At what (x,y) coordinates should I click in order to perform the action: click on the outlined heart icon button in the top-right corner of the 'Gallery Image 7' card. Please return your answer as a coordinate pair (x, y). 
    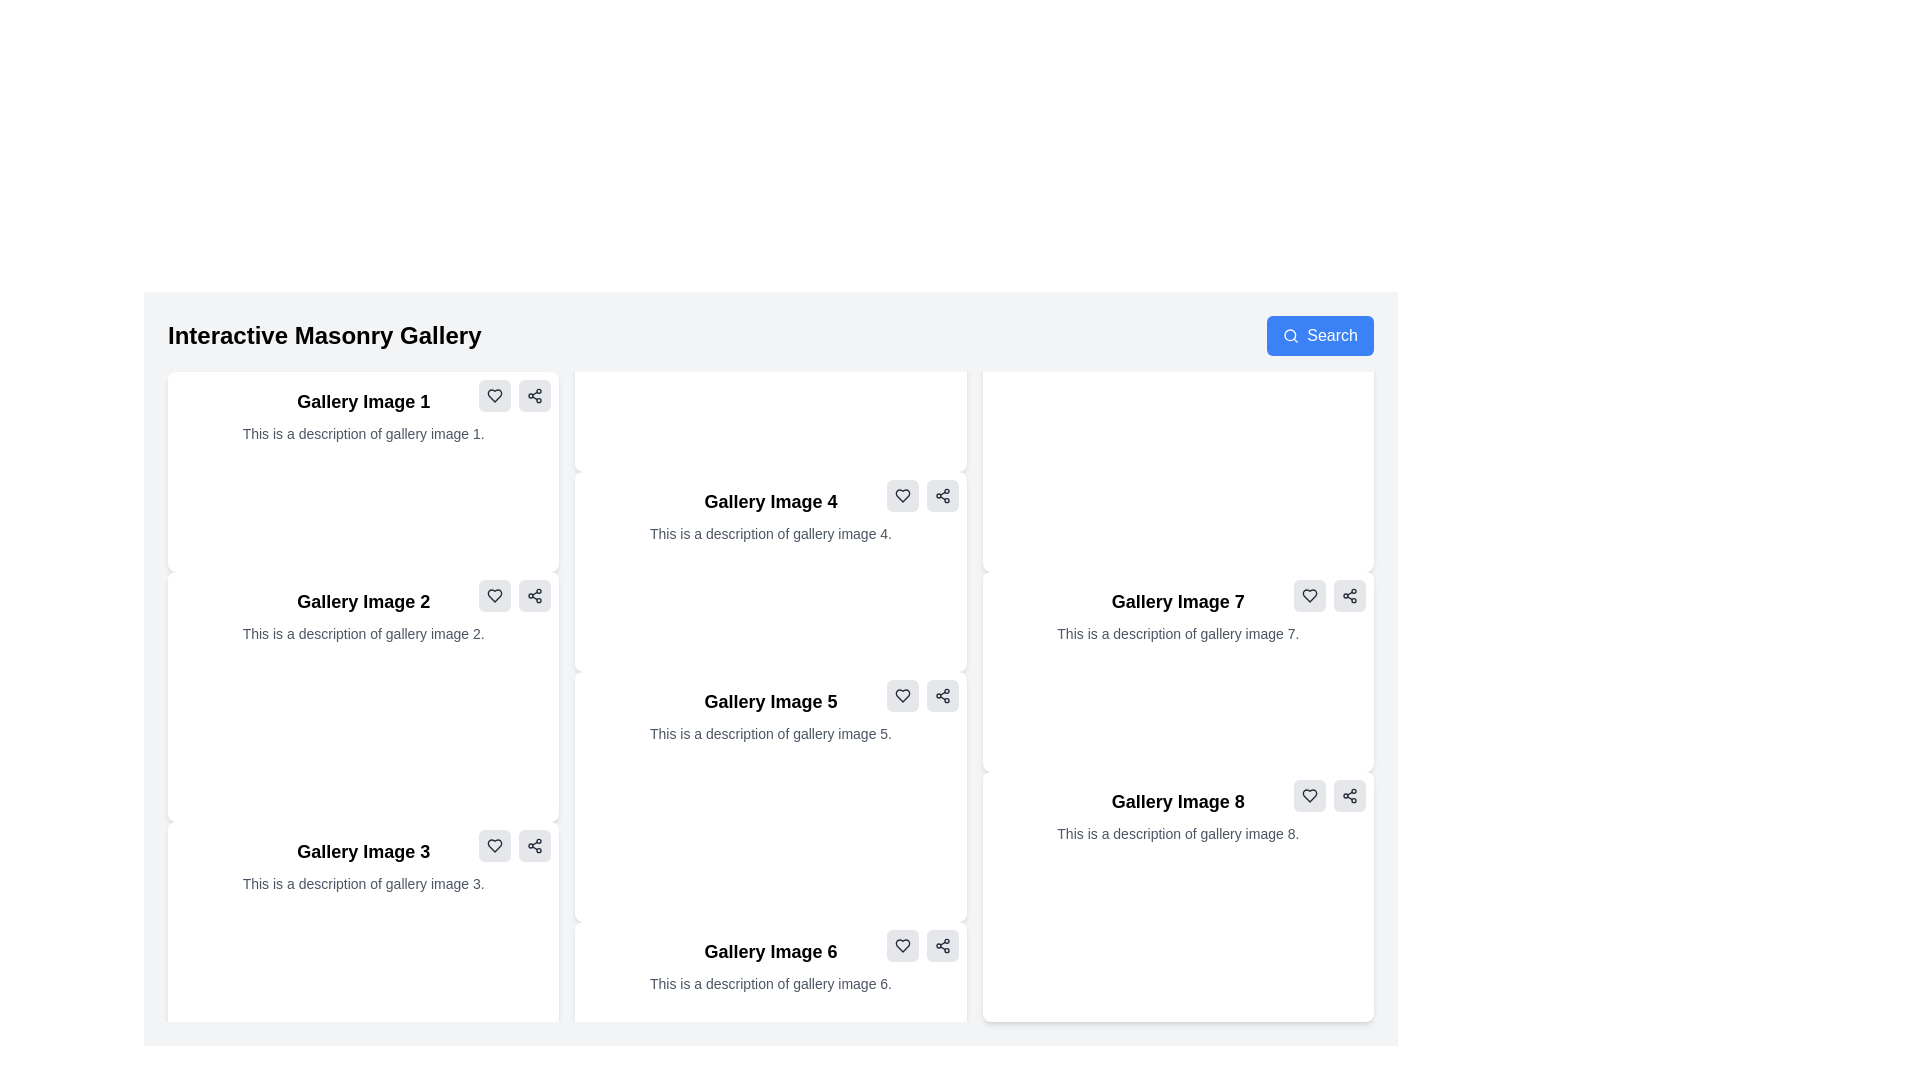
    Looking at the image, I should click on (1310, 595).